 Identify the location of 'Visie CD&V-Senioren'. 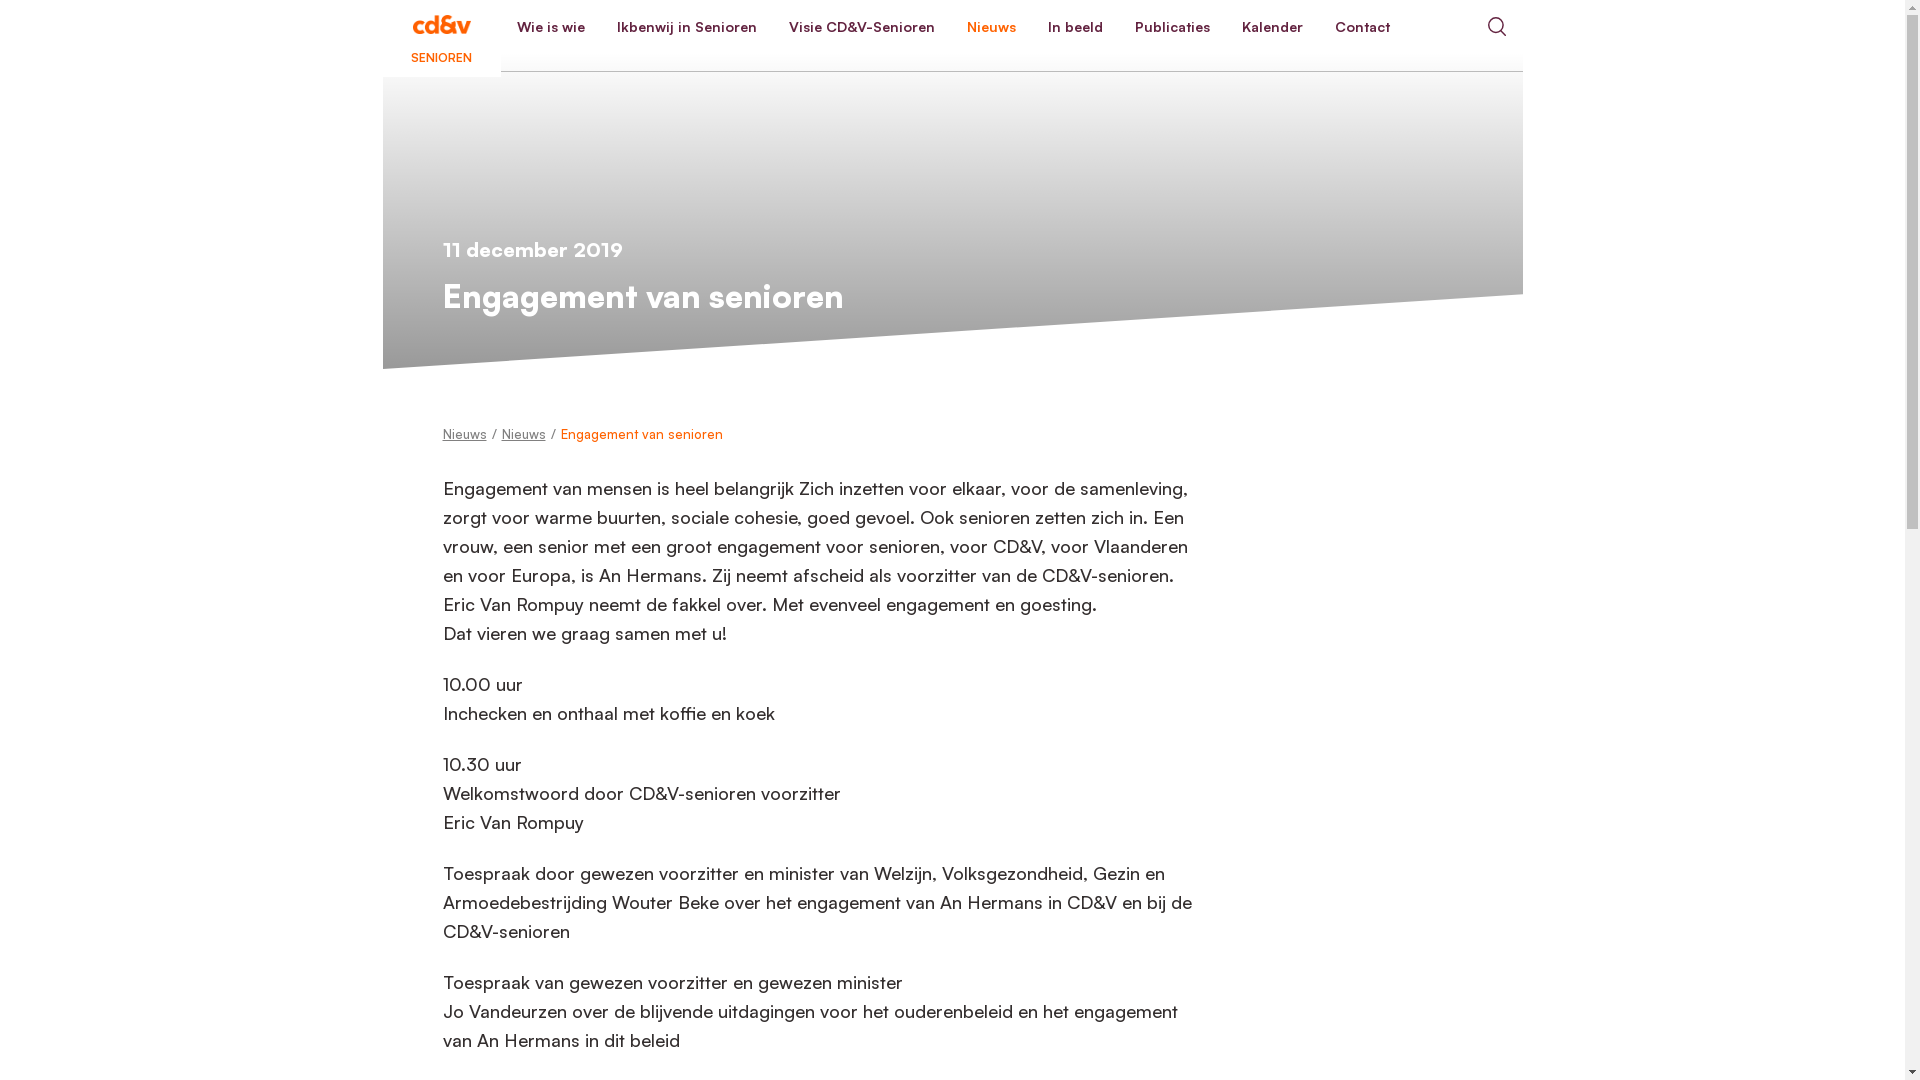
(860, 27).